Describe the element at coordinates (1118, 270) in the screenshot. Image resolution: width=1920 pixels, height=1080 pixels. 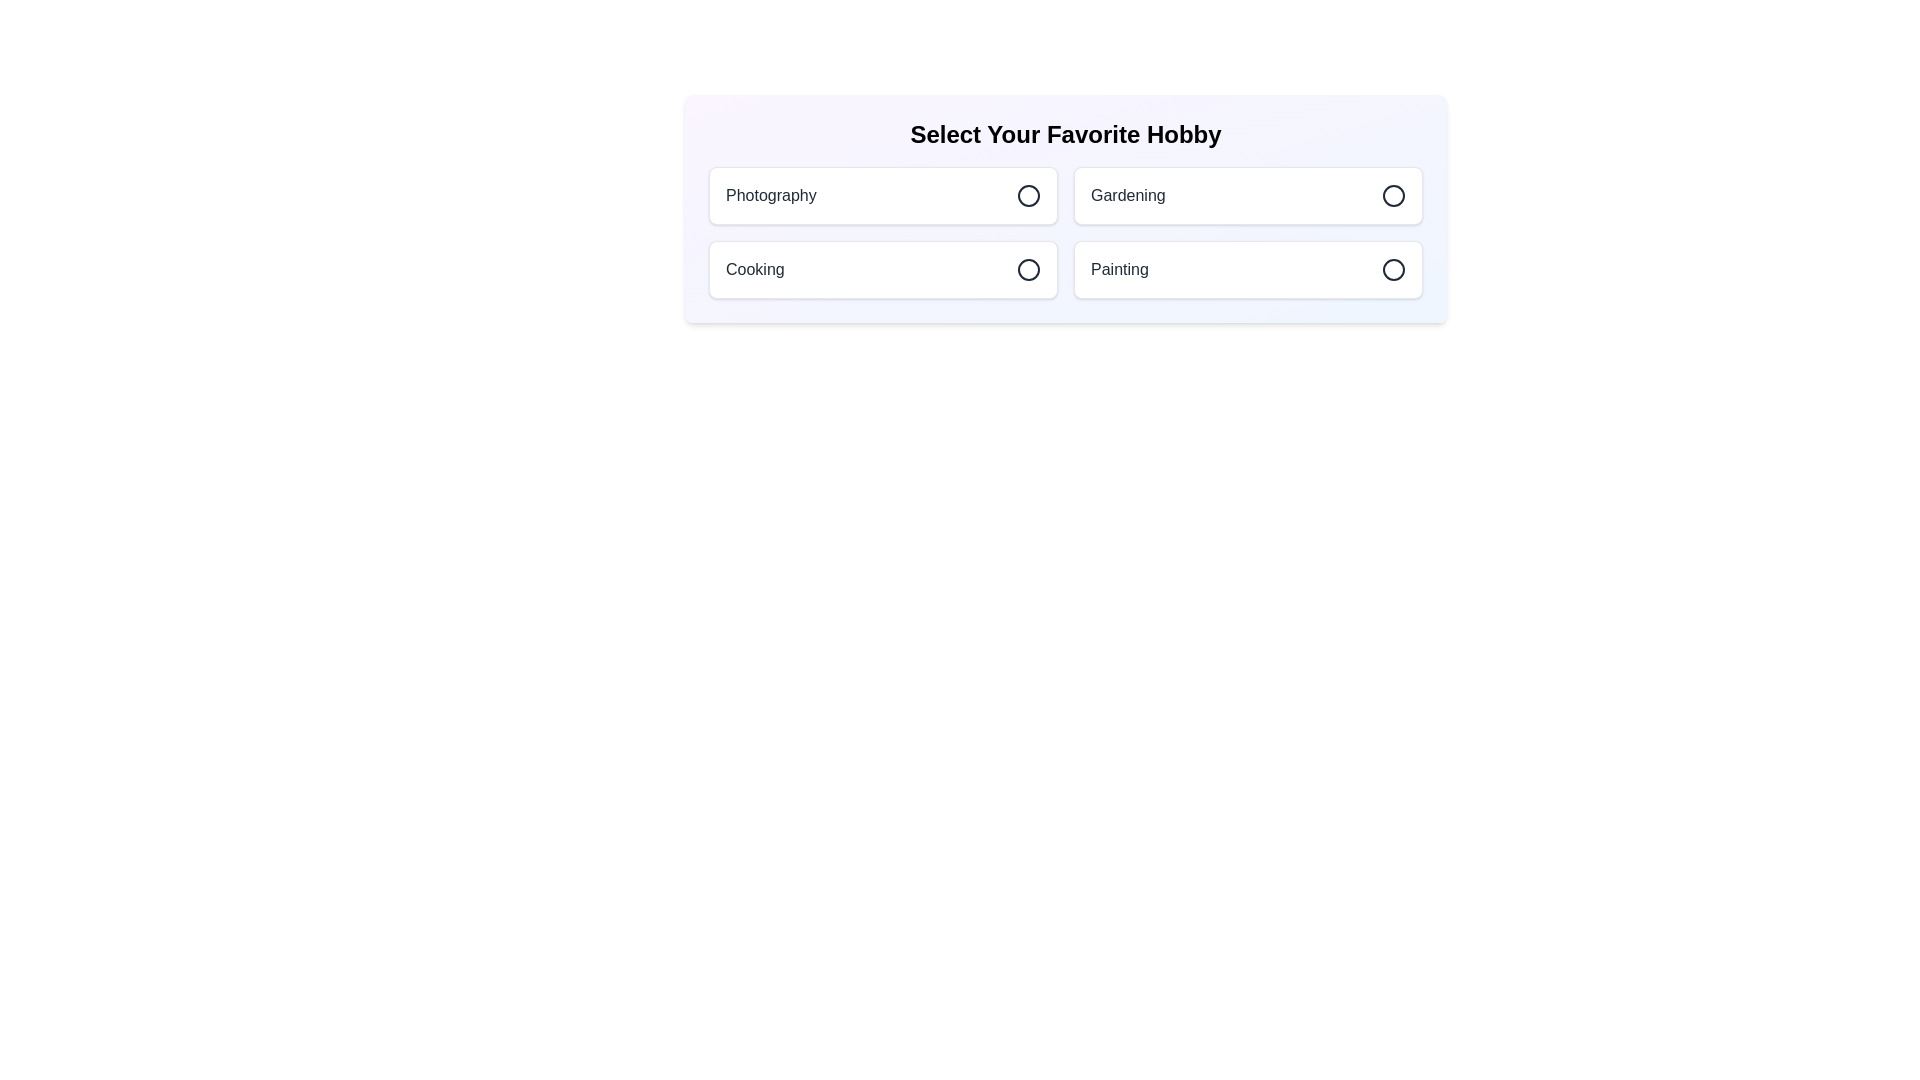
I see `the checkbox associated with the 'Painting' label in the hobby selection interface` at that location.